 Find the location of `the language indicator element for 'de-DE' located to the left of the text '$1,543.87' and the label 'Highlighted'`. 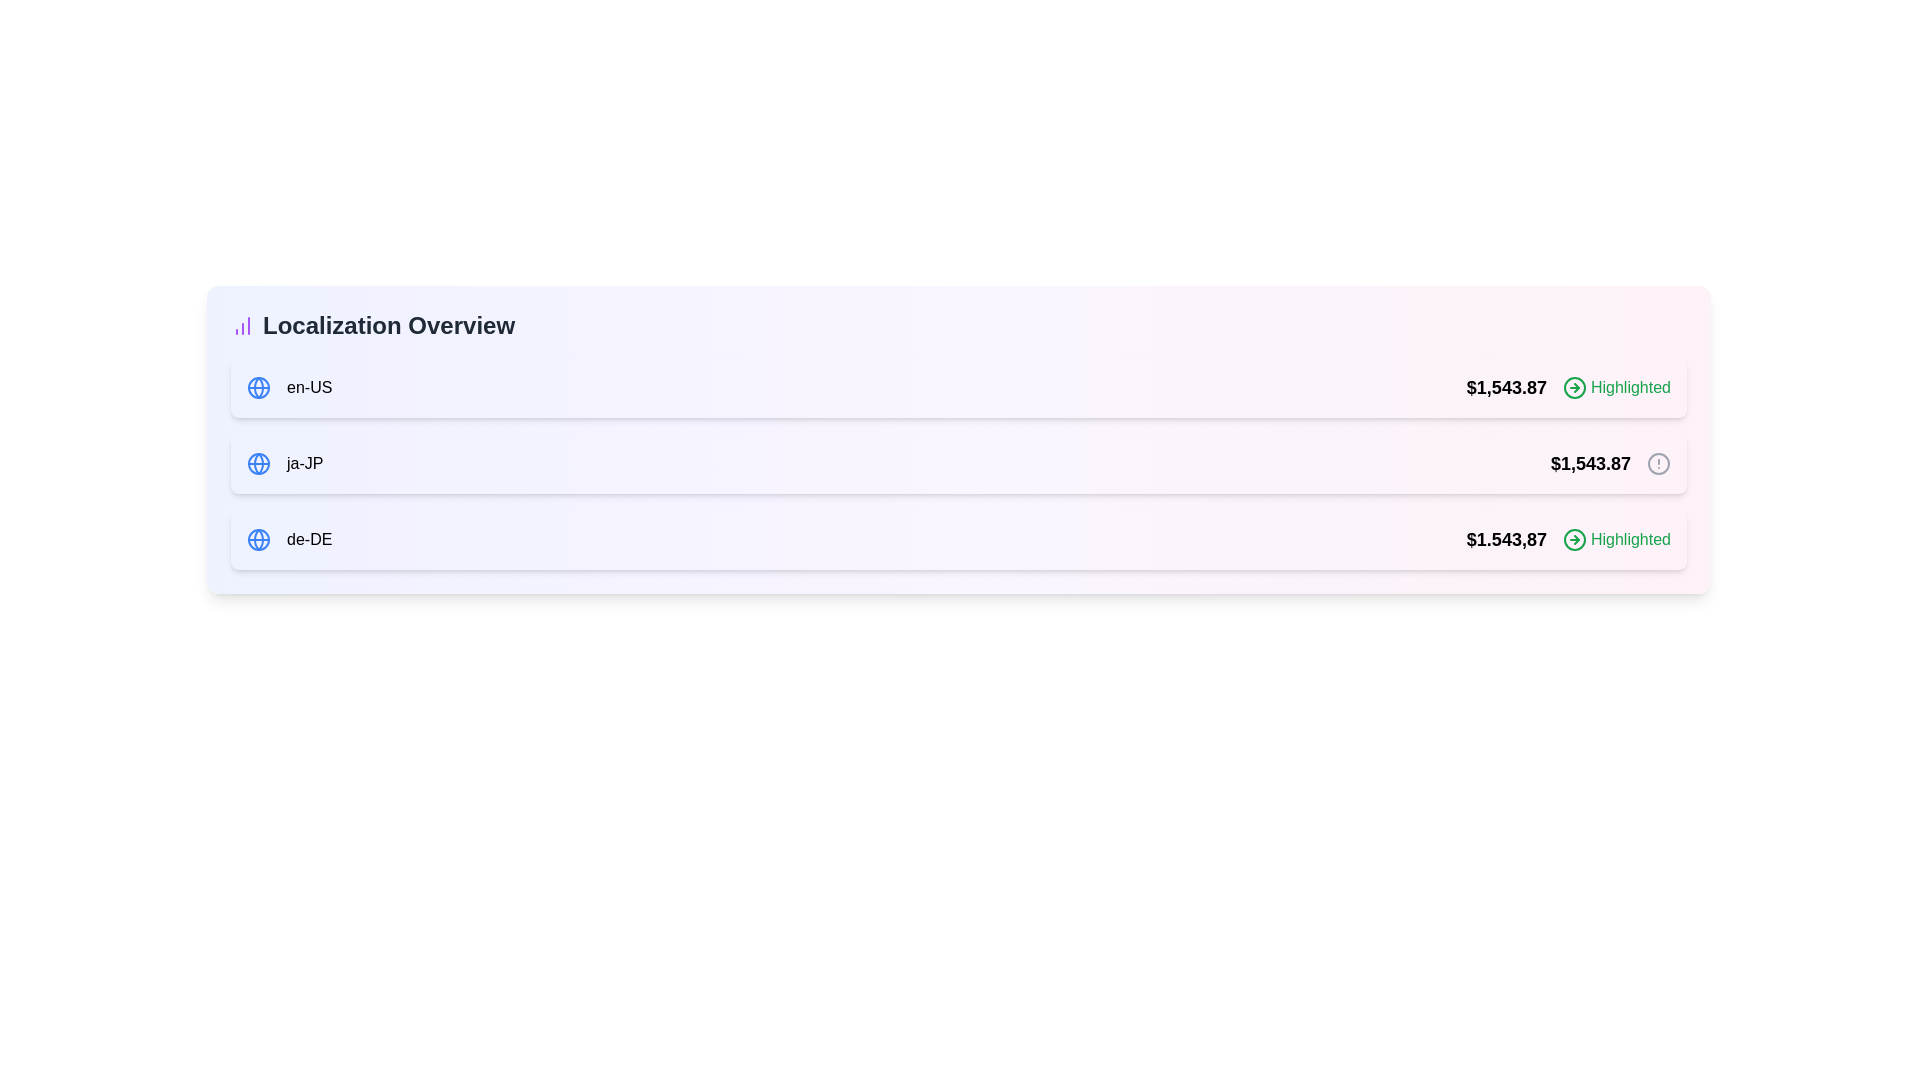

the language indicator element for 'de-DE' located to the left of the text '$1,543.87' and the label 'Highlighted' is located at coordinates (288, 540).